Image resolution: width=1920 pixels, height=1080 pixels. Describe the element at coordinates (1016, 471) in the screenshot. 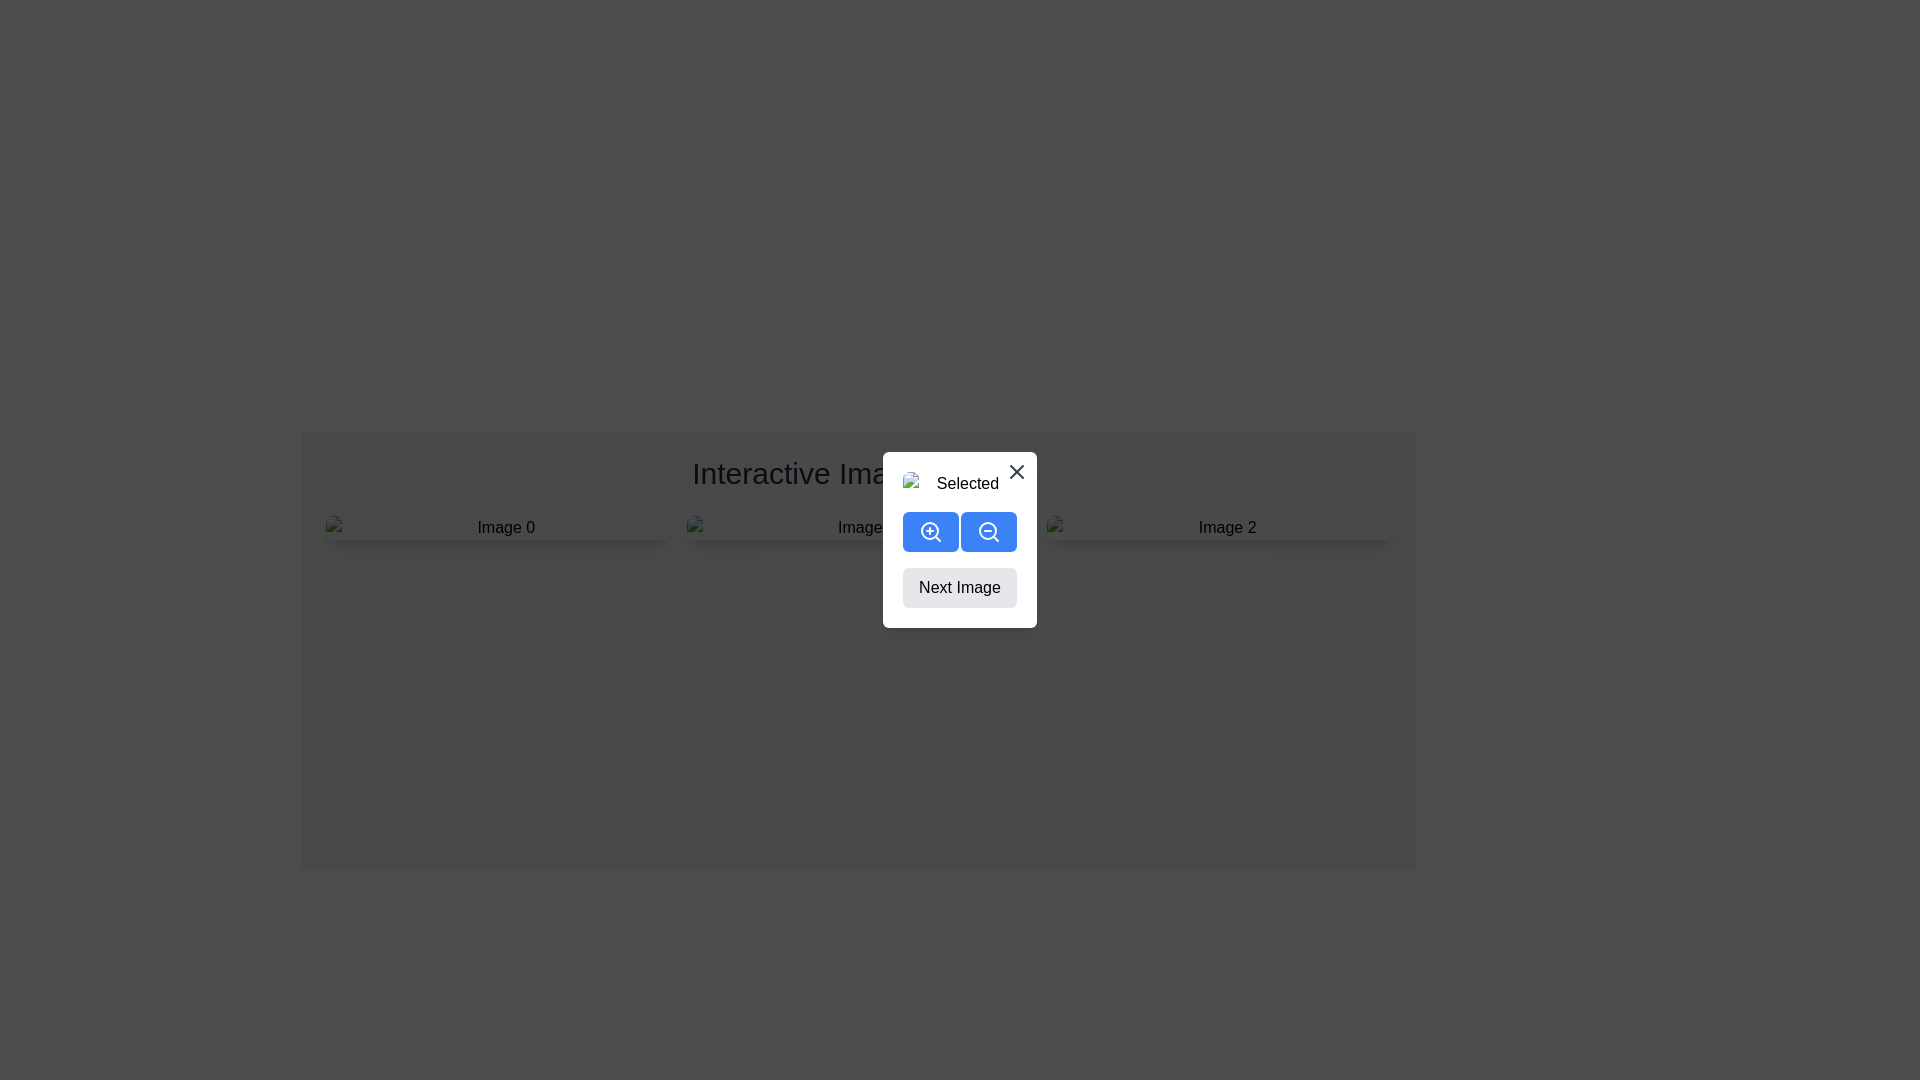

I see `the close icon located in the top-right corner of the dialog box` at that location.